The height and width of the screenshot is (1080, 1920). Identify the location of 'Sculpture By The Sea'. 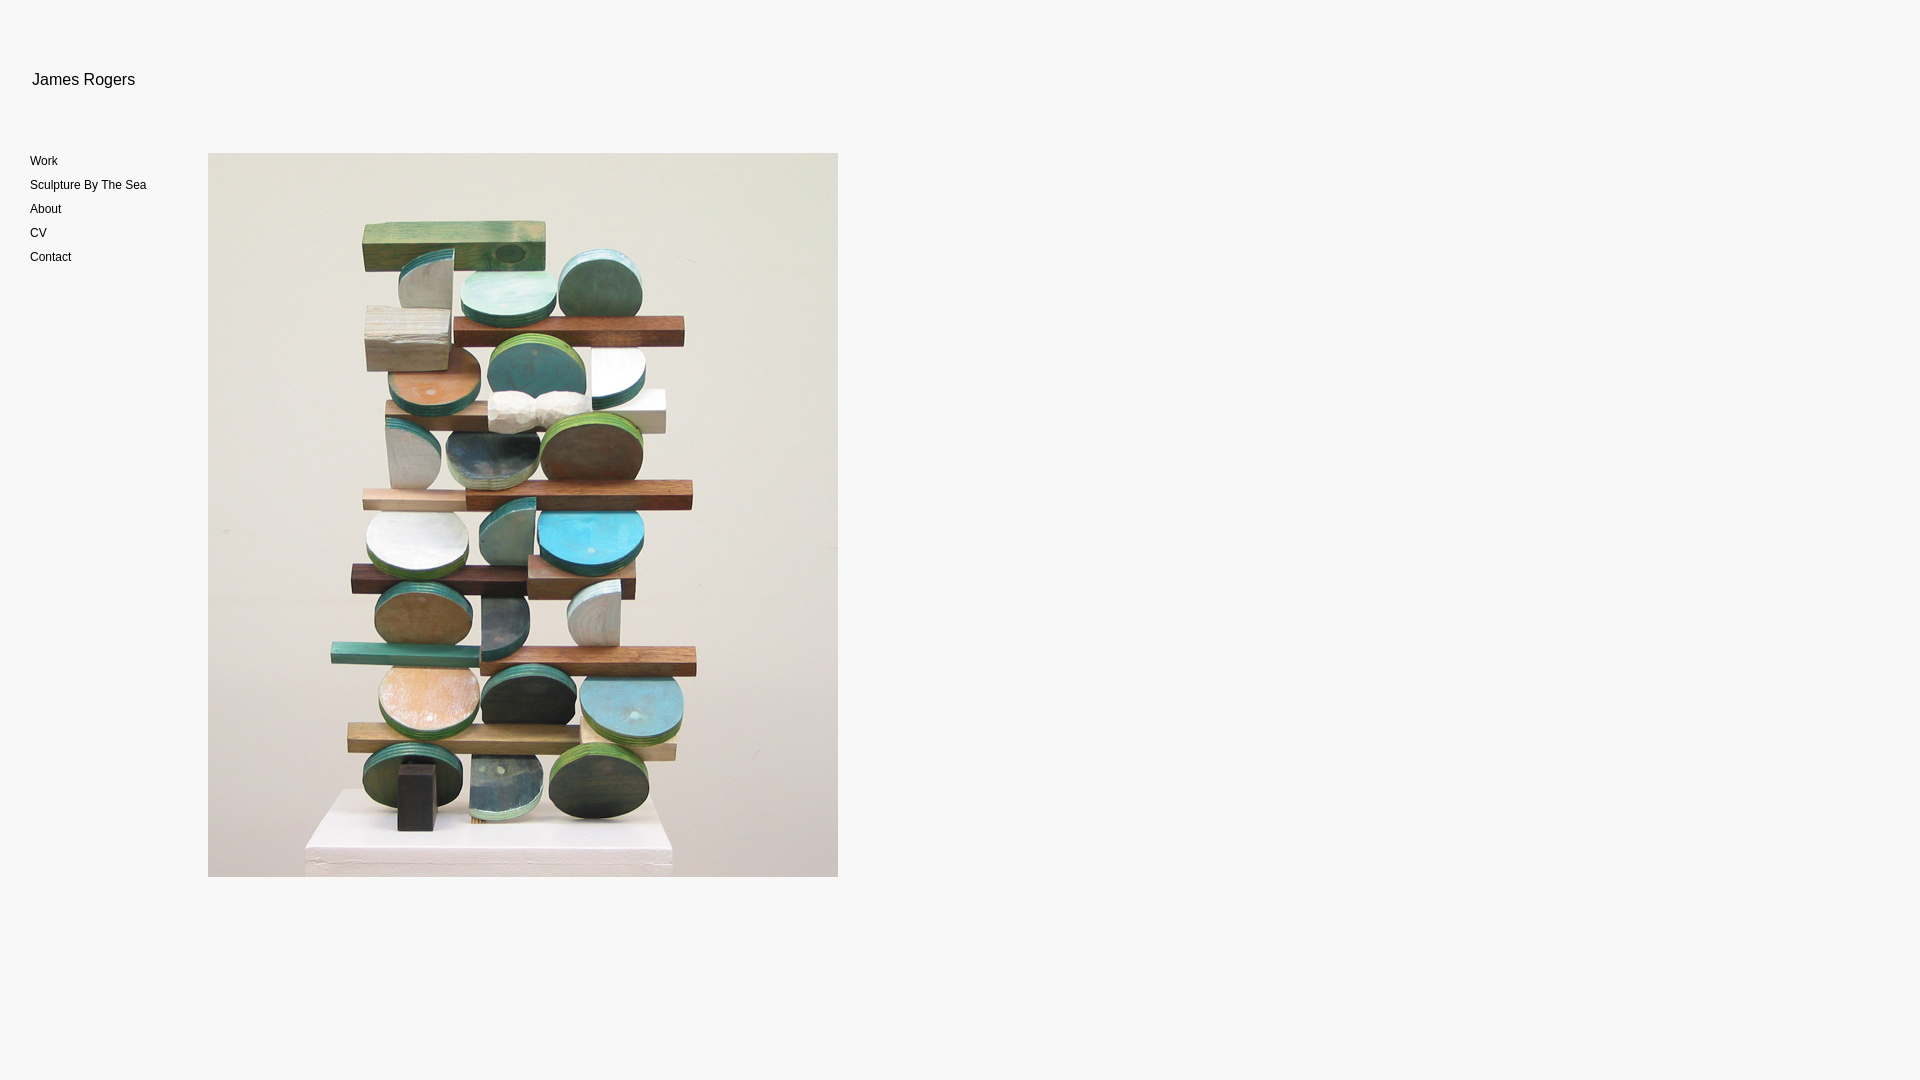
(87, 185).